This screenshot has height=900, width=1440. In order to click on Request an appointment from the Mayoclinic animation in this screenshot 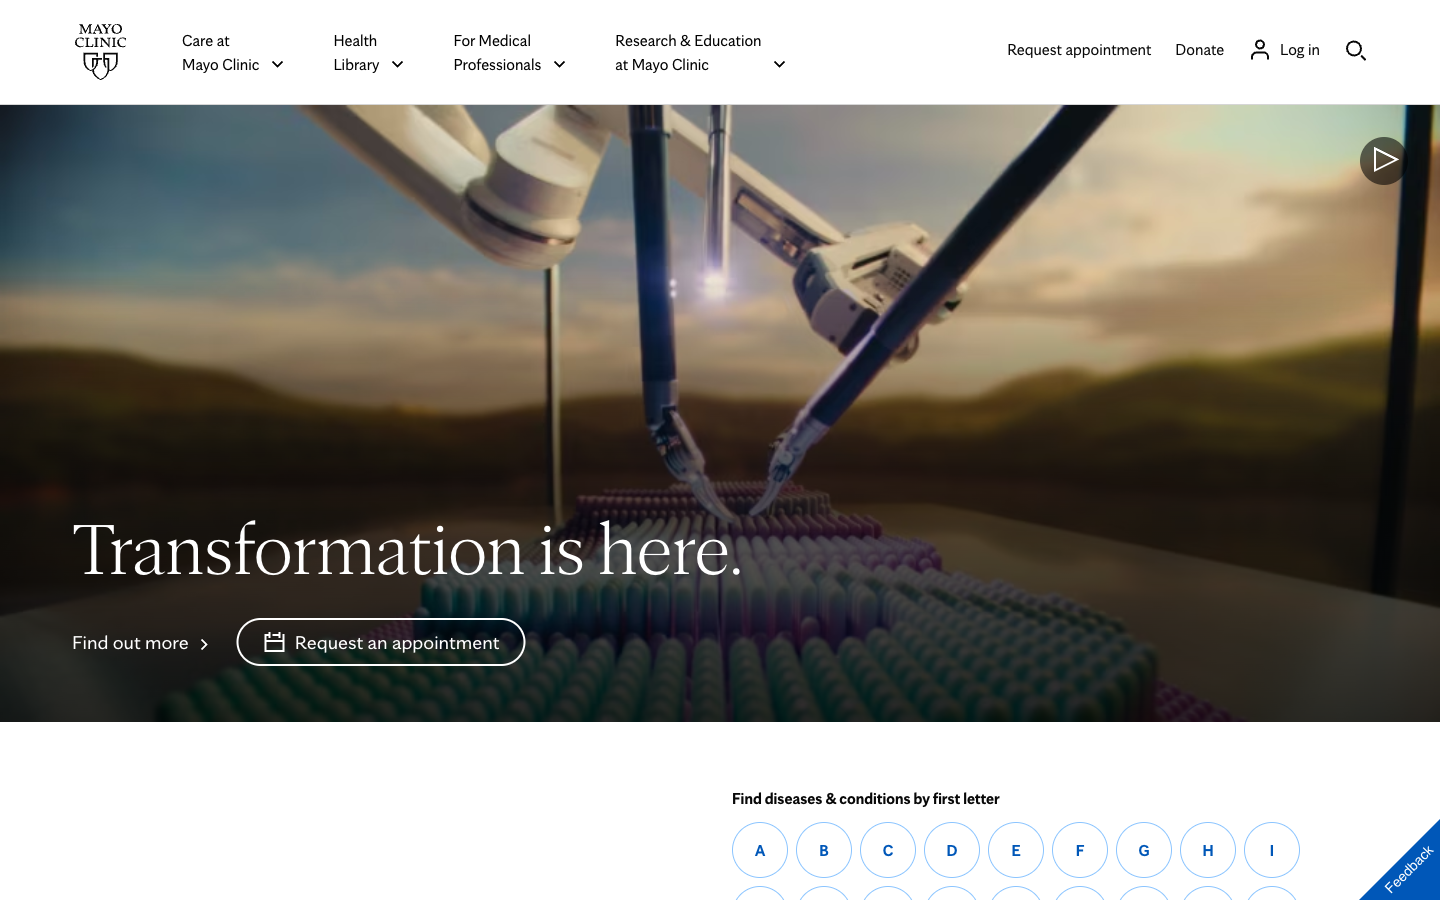, I will do `click(380, 641)`.